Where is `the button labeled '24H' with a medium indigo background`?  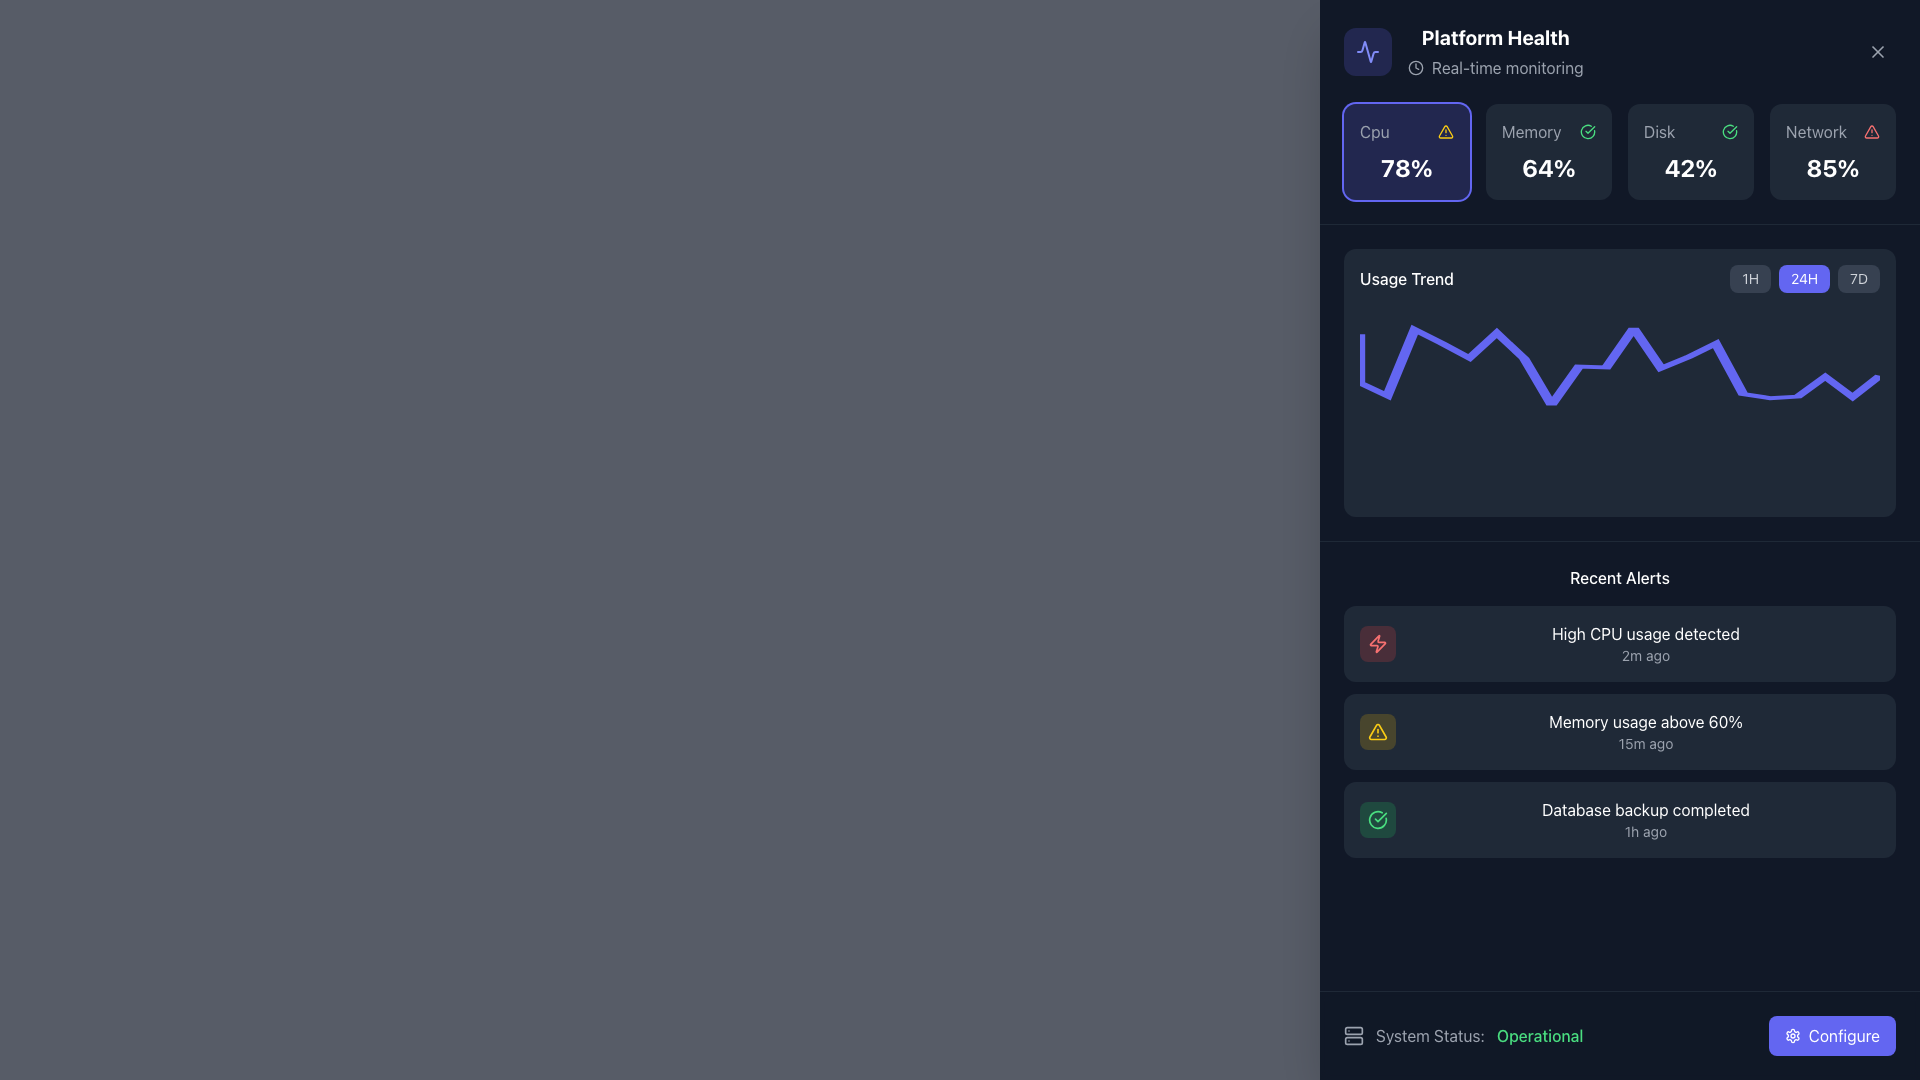 the button labeled '24H' with a medium indigo background is located at coordinates (1804, 278).